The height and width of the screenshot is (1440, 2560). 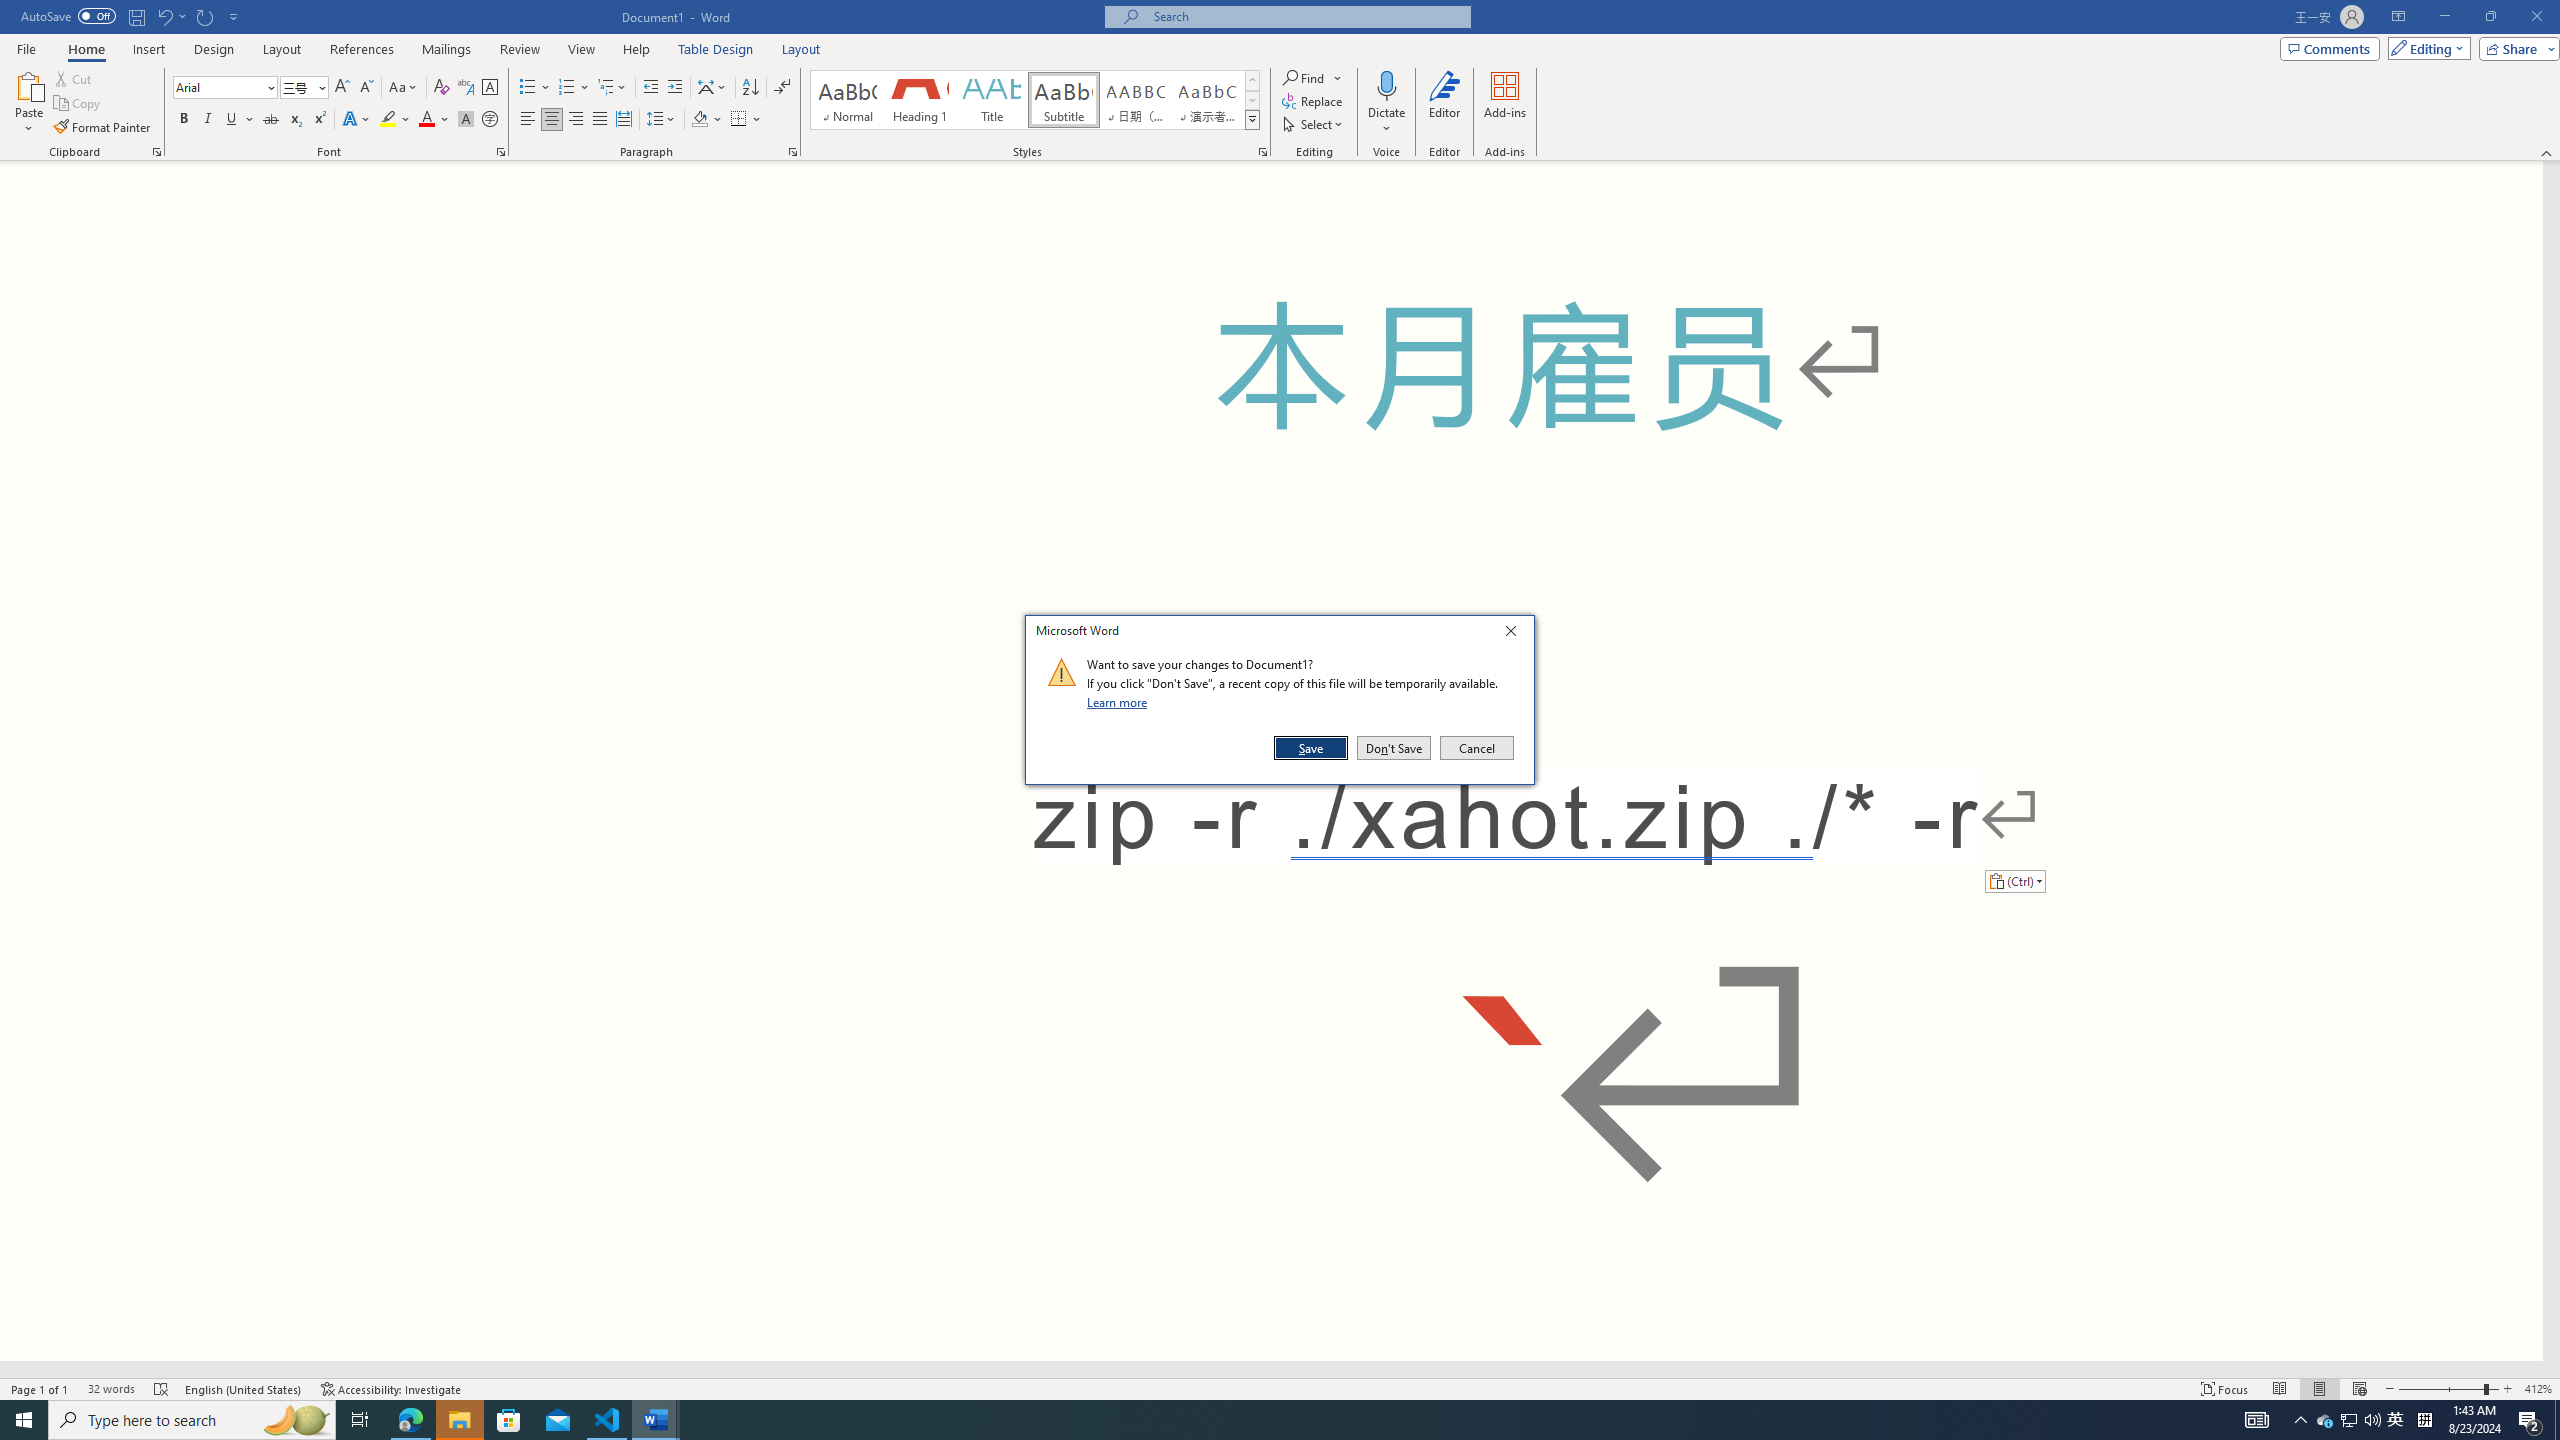 What do you see at coordinates (207, 118) in the screenshot?
I see `'Italic'` at bounding box center [207, 118].